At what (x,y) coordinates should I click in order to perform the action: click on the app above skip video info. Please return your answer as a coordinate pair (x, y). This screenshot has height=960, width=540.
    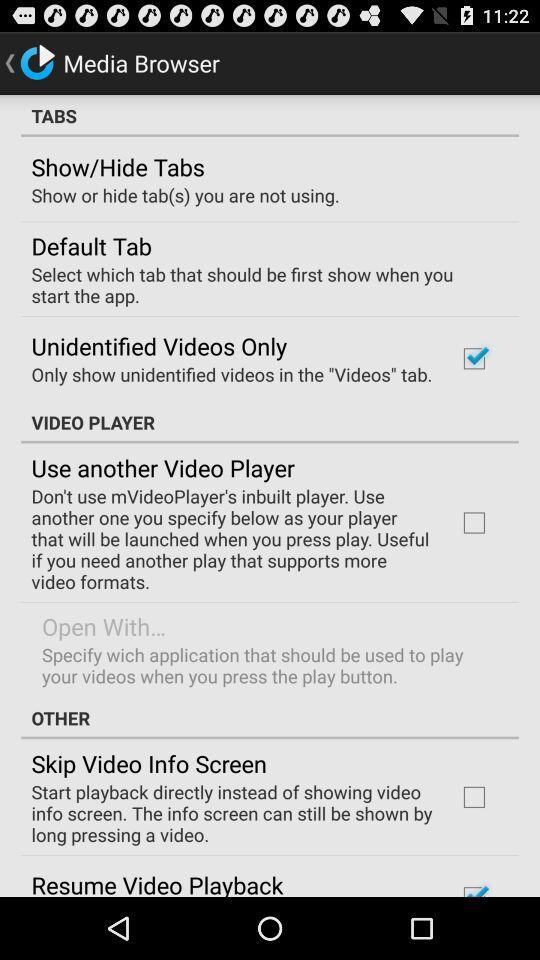
    Looking at the image, I should click on (270, 718).